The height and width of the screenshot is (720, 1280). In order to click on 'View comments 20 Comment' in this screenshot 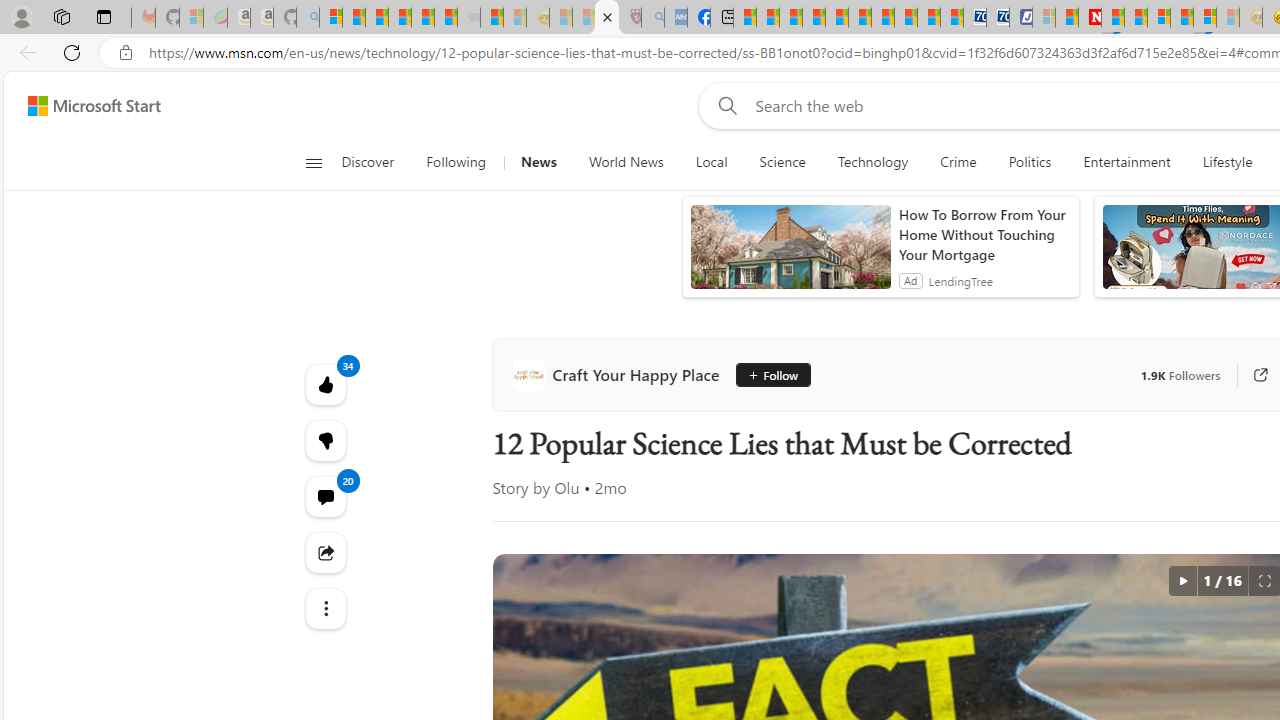, I will do `click(325, 495)`.